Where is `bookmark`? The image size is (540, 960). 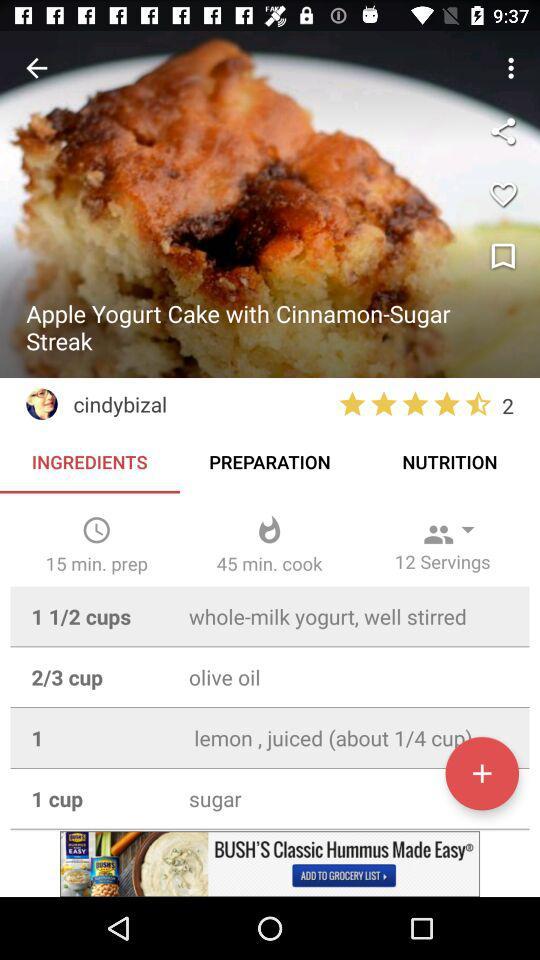 bookmark is located at coordinates (502, 256).